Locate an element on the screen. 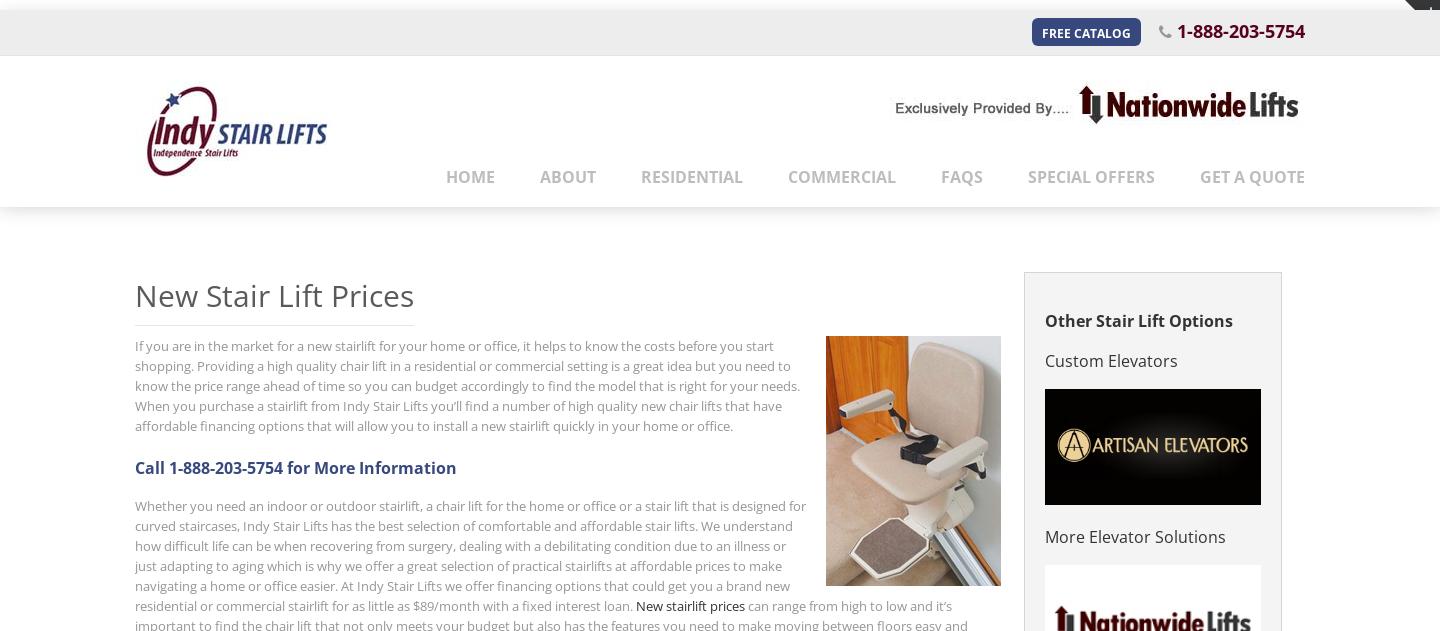  'FAQS' is located at coordinates (961, 175).